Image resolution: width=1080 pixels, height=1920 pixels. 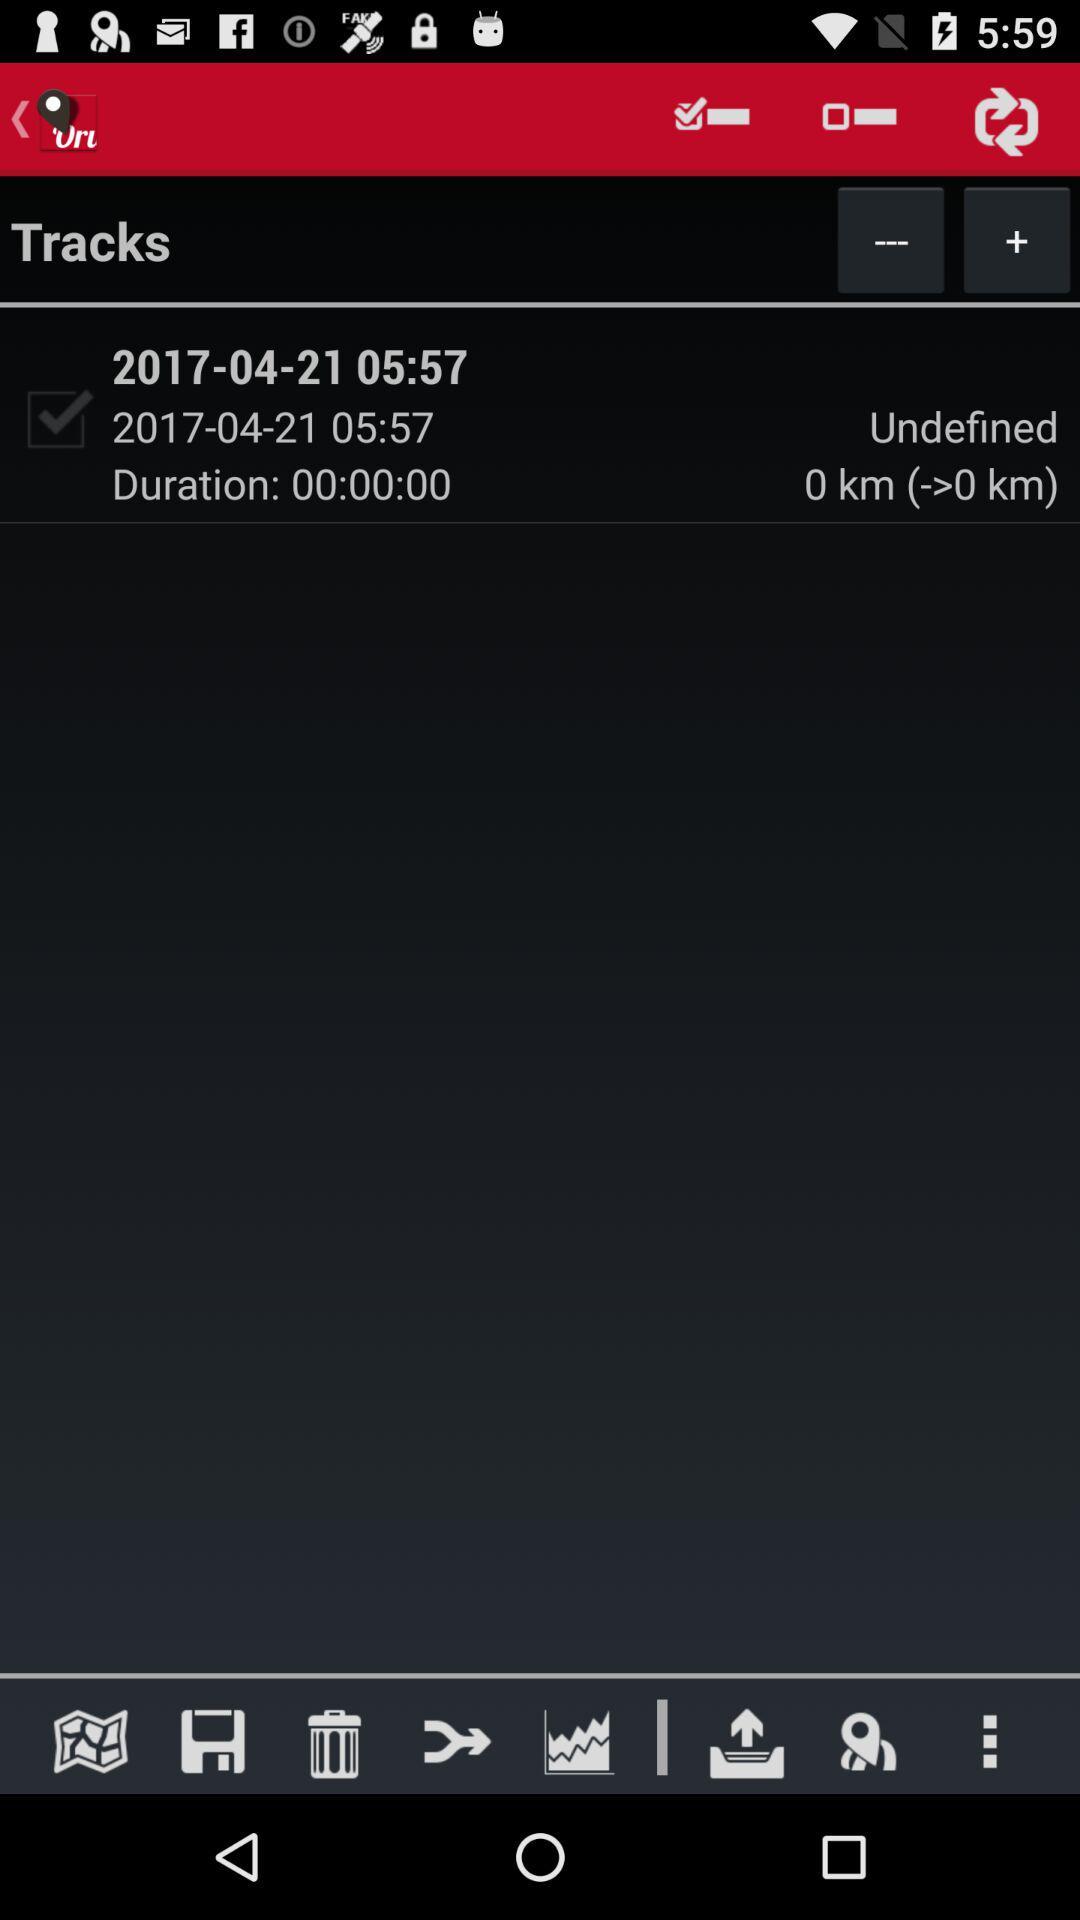 I want to click on the app to the left of the 2017 04 21 icon, so click(x=54, y=418).